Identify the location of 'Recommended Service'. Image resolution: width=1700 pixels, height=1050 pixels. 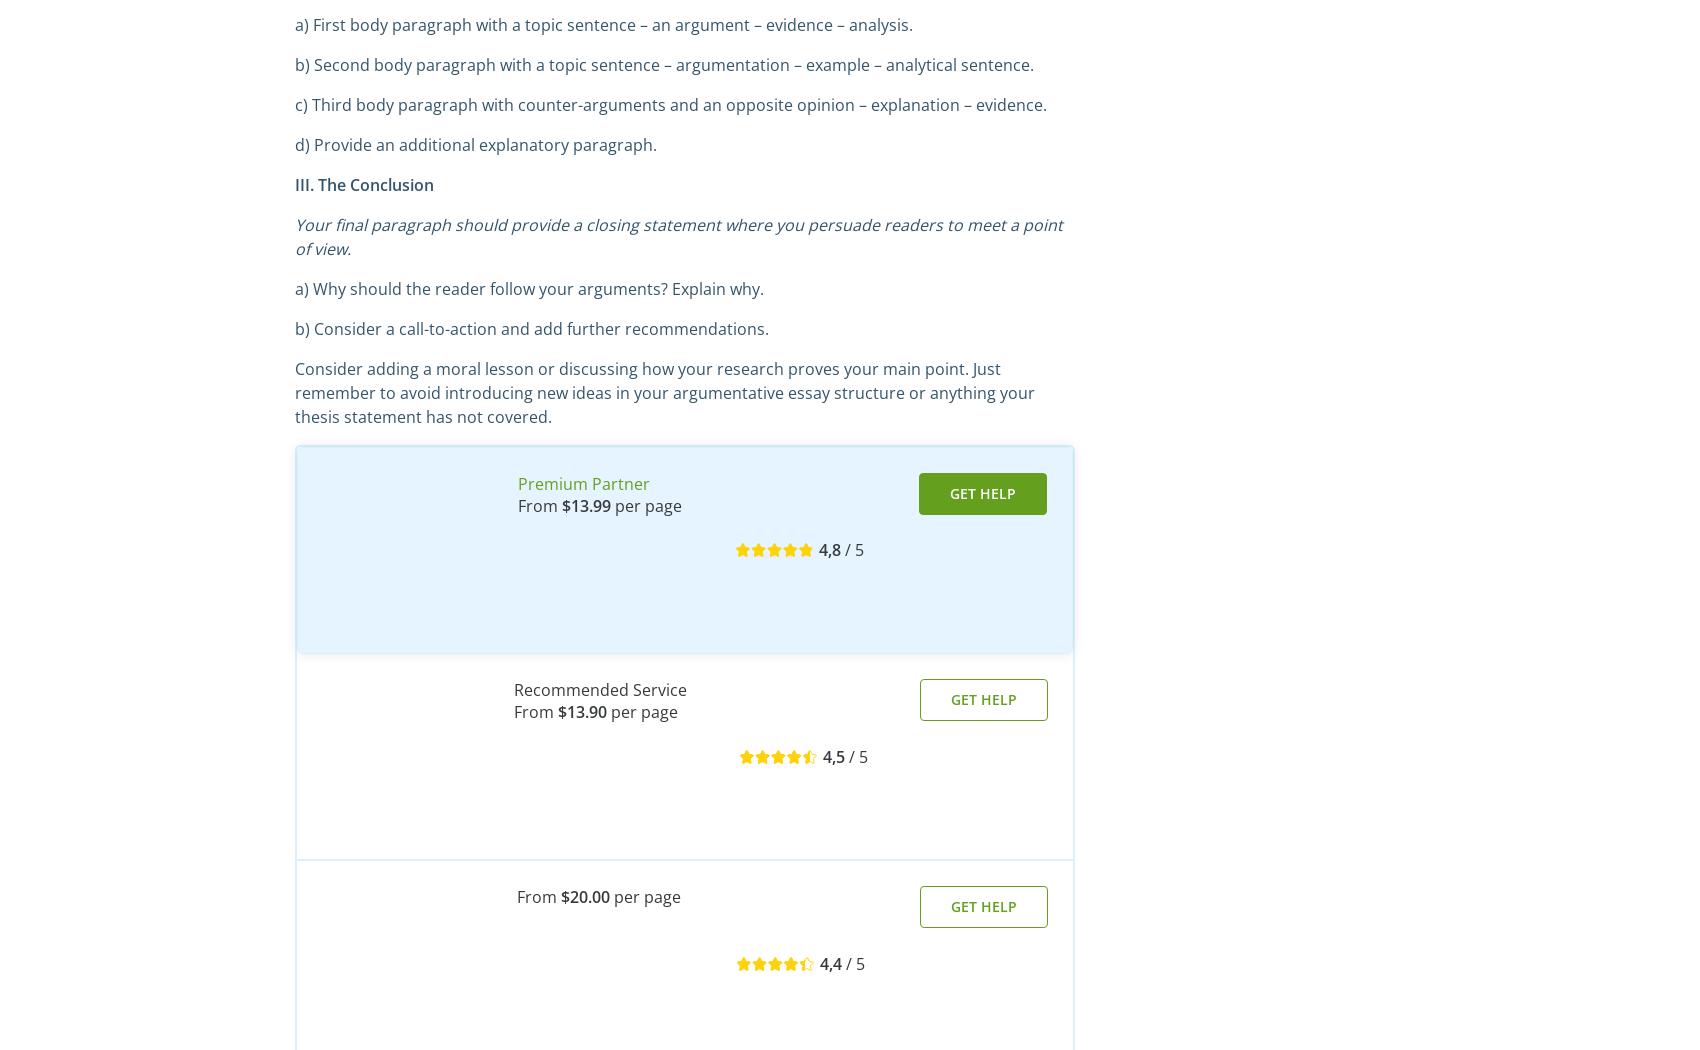
(599, 689).